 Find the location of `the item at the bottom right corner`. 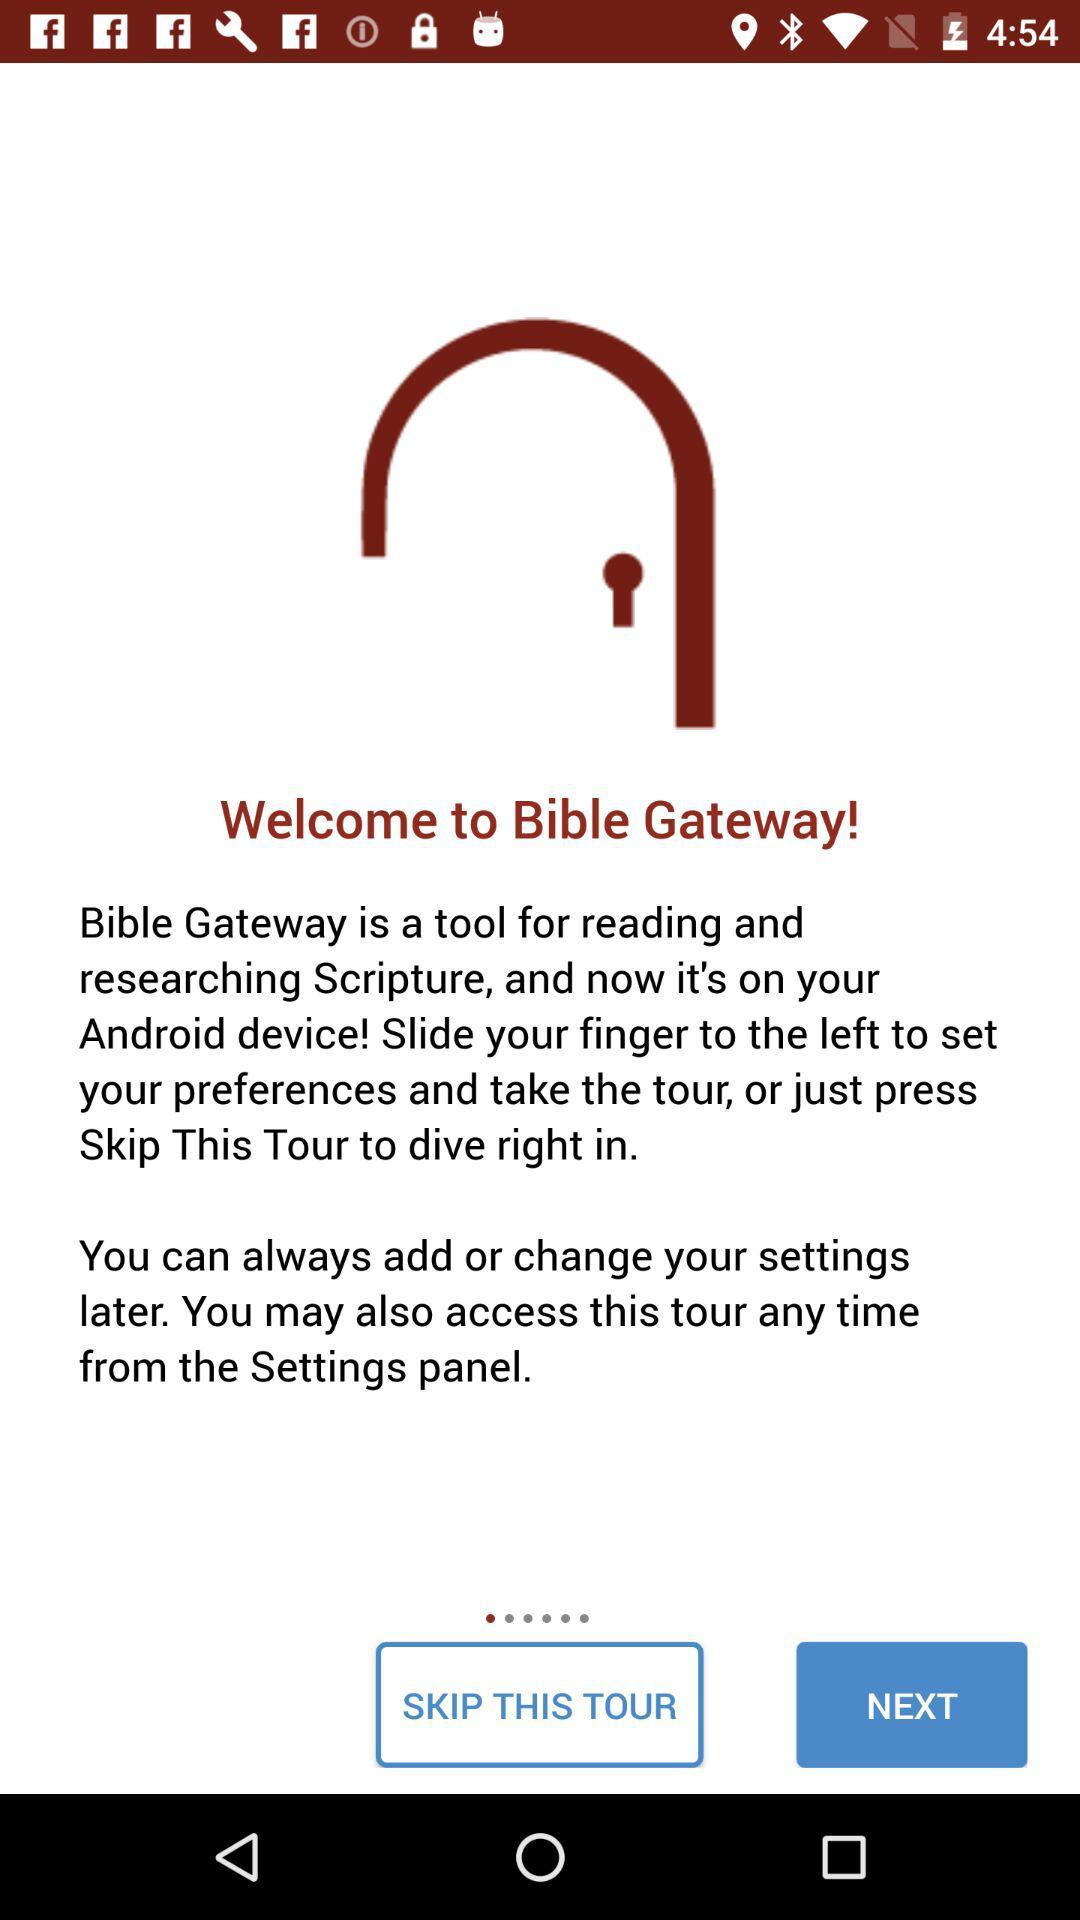

the item at the bottom right corner is located at coordinates (911, 1703).